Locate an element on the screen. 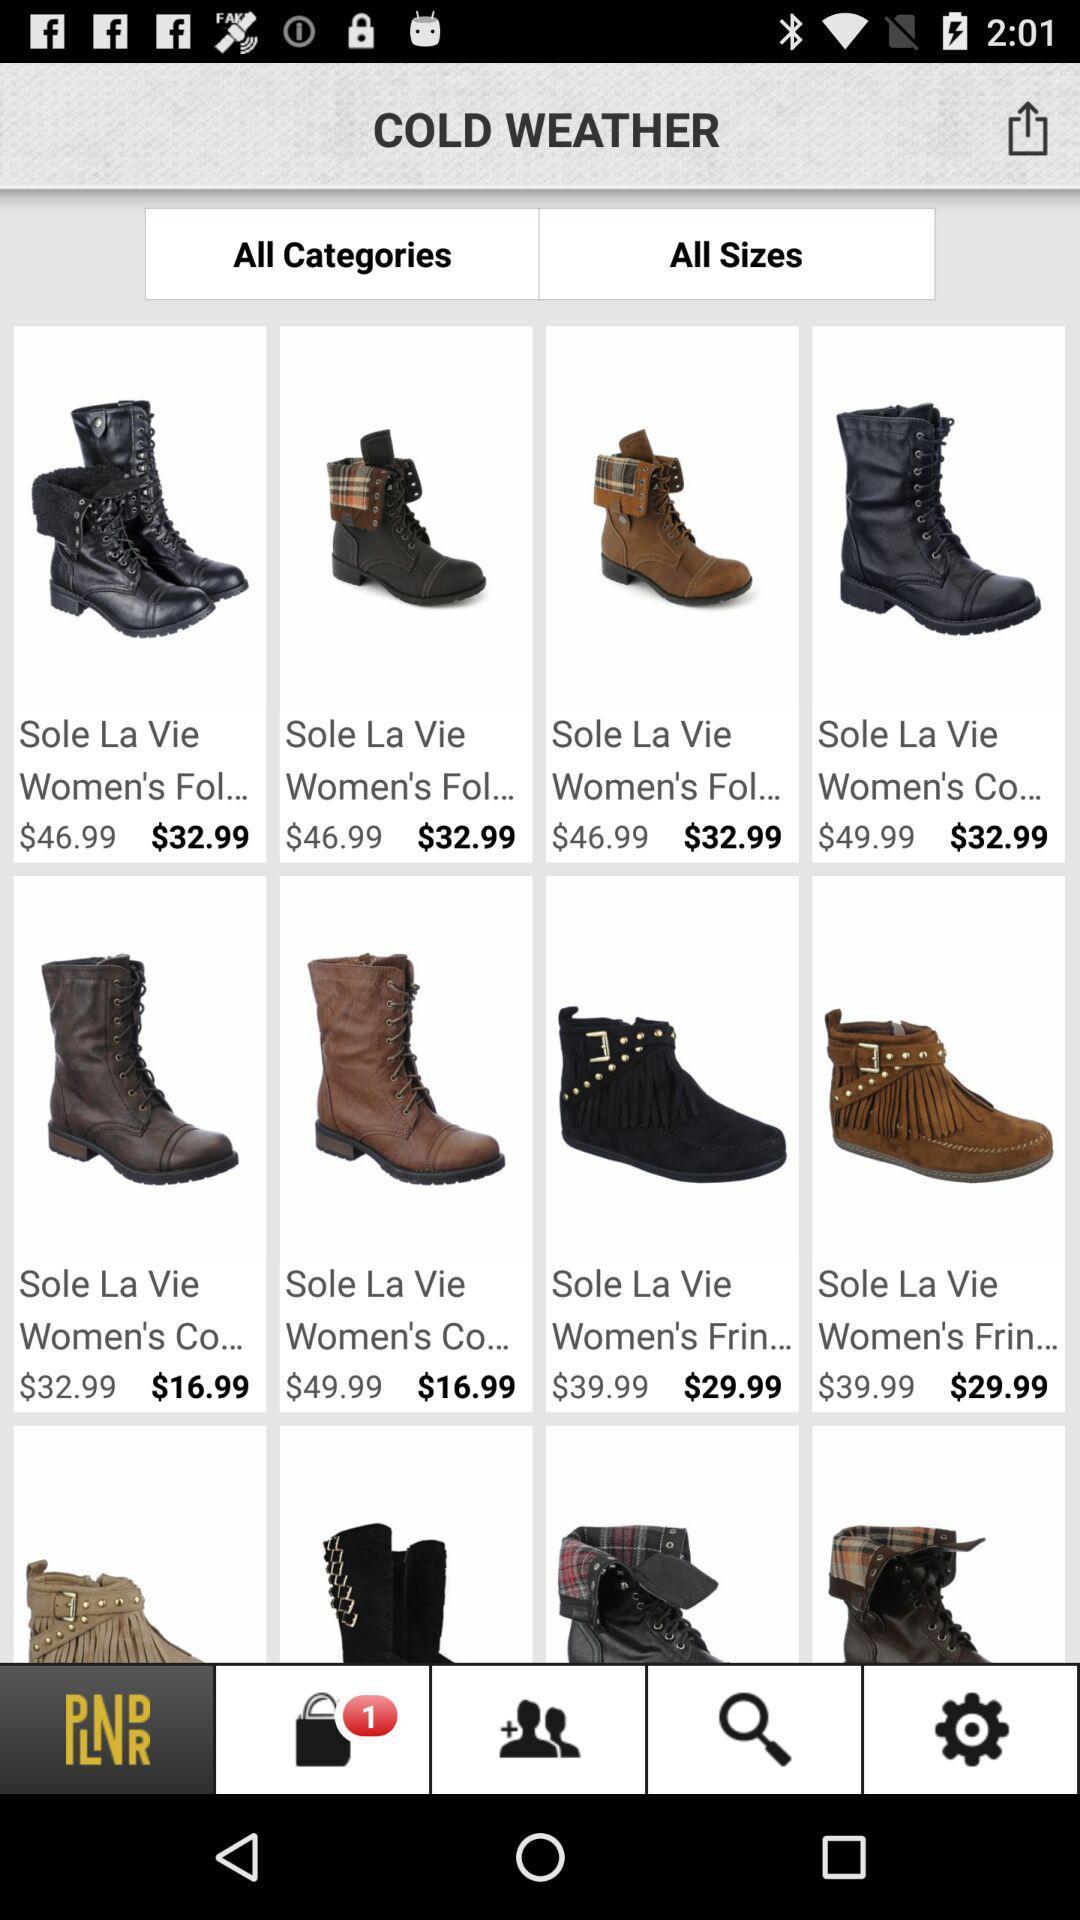 This screenshot has width=1080, height=1920. icon to the right of all categories icon is located at coordinates (736, 252).